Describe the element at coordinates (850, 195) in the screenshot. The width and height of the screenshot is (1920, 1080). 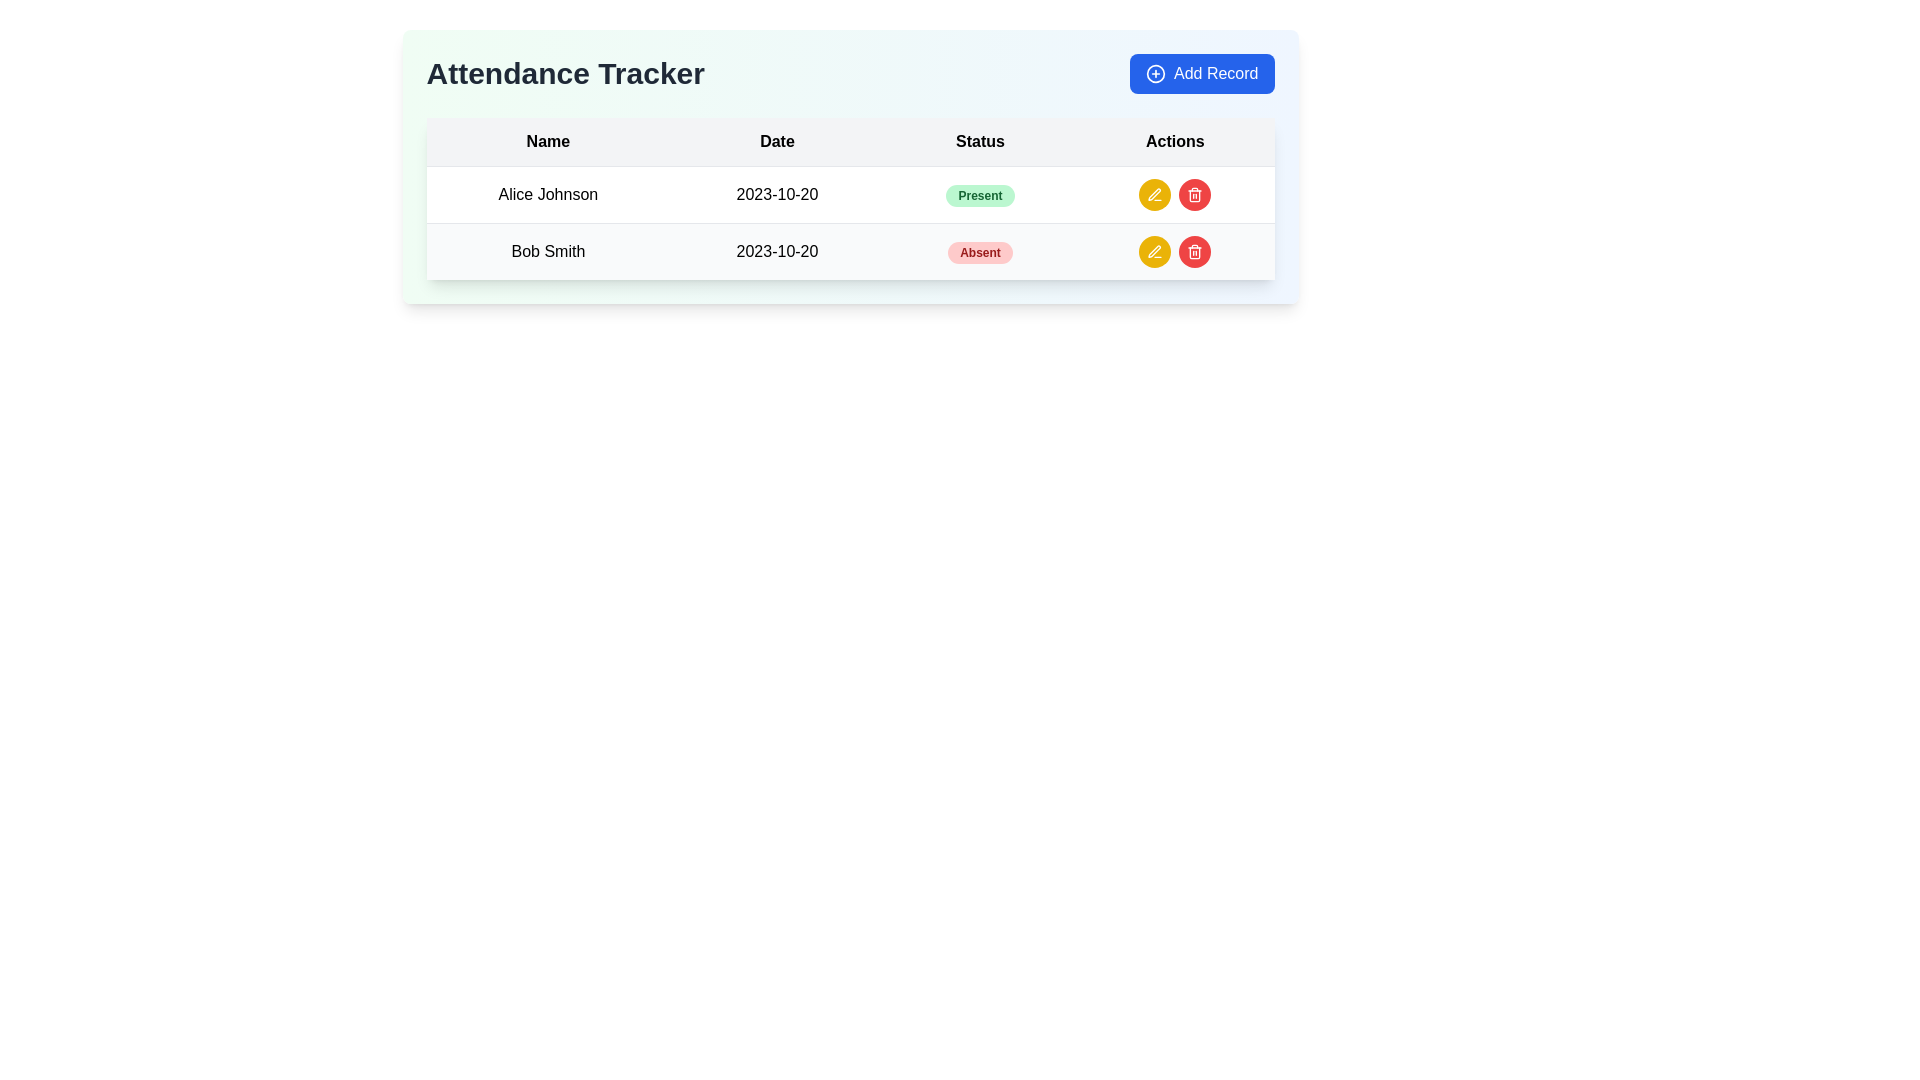
I see `the data in the attendance table row containing 'Alice Johnson', '2023-10-20', and the status 'Present'` at that location.